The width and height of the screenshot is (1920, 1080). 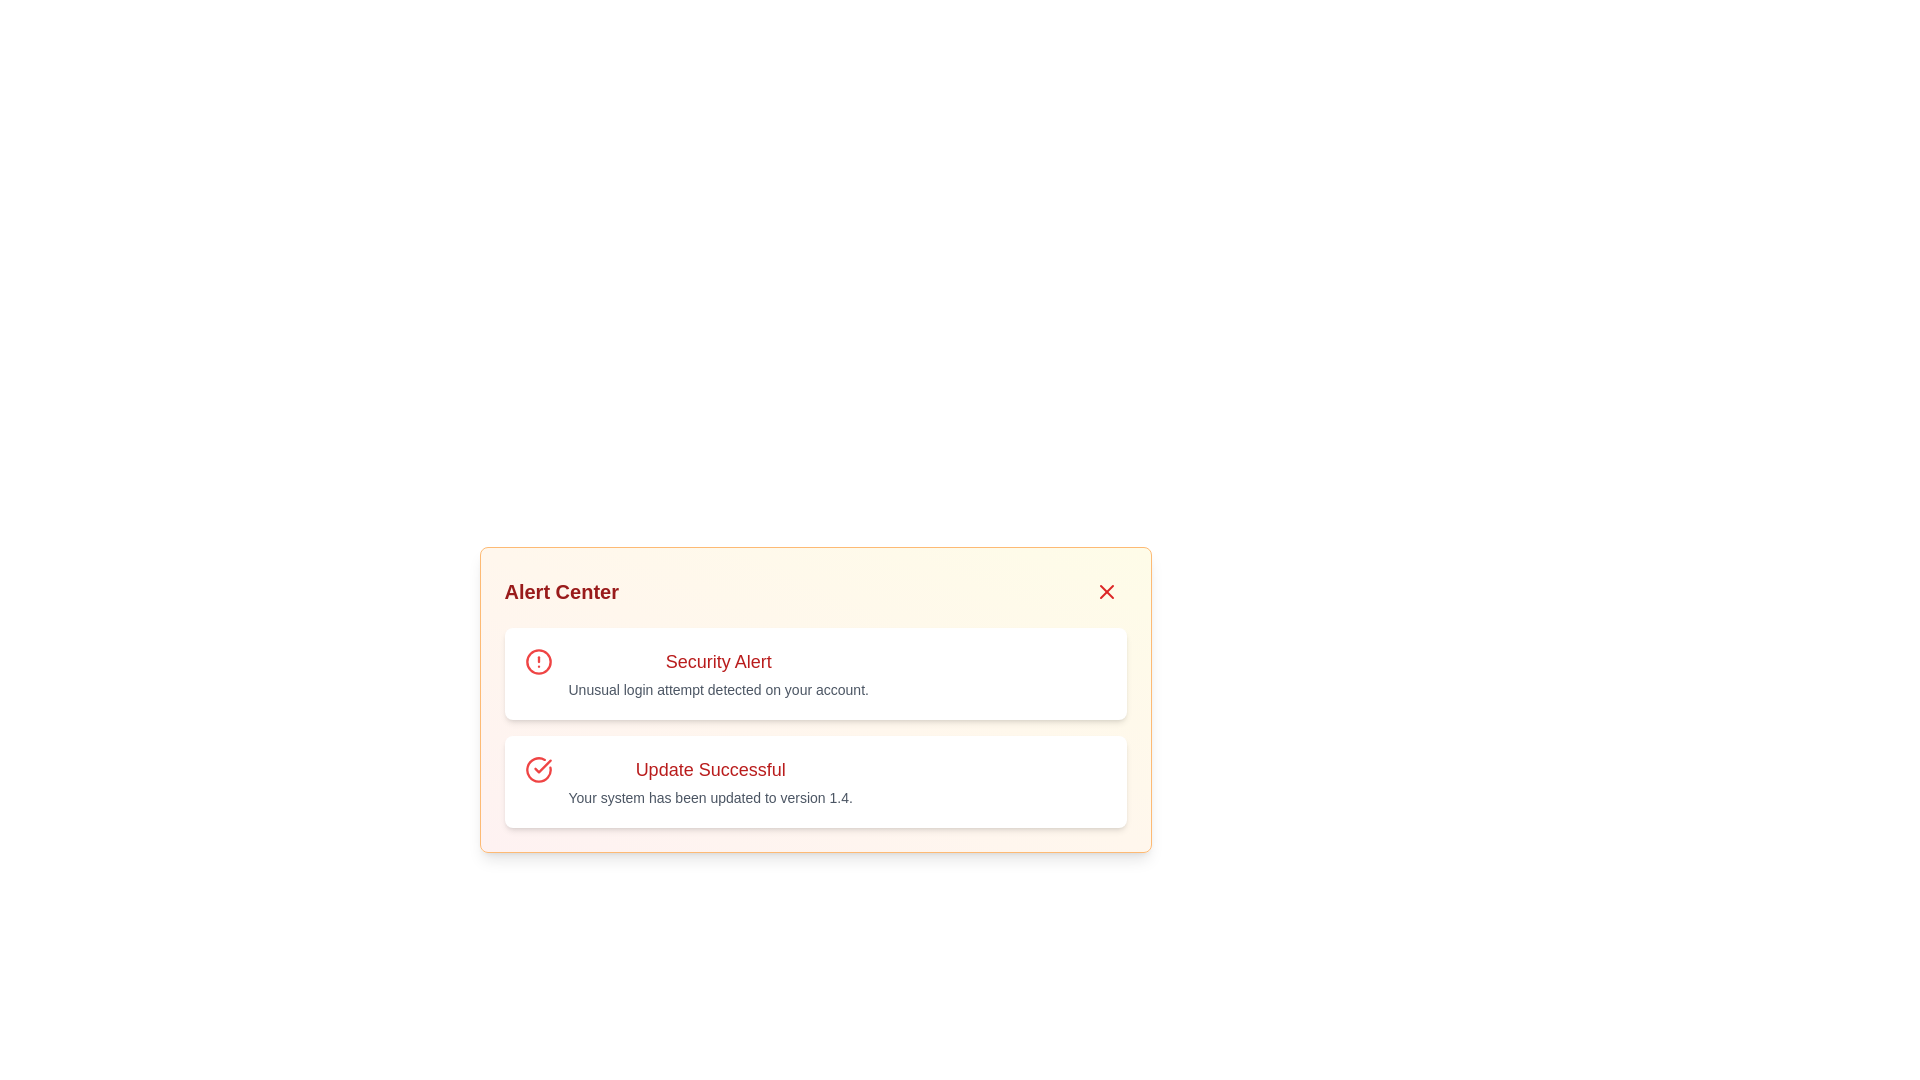 What do you see at coordinates (1105, 590) in the screenshot?
I see `the Close Button located in the top right corner of the 'Alert Center' box` at bounding box center [1105, 590].